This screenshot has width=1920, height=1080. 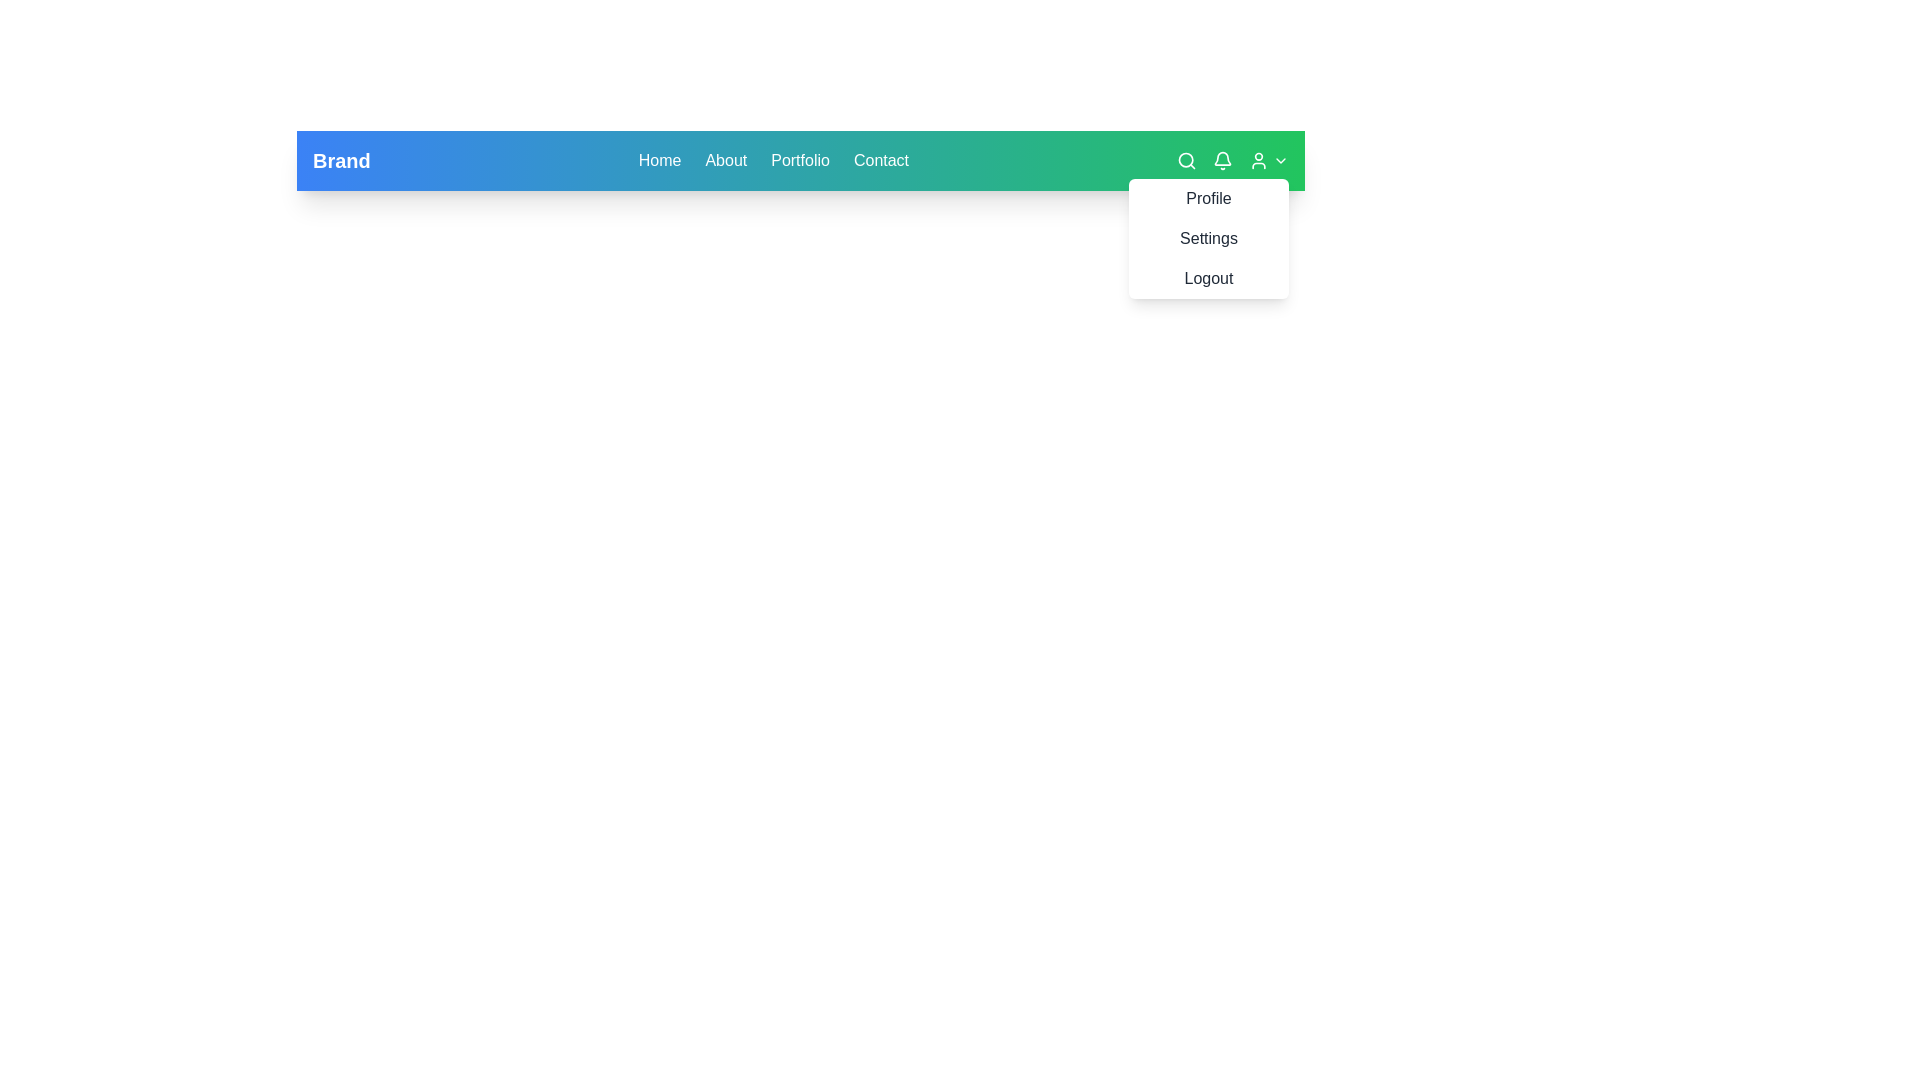 What do you see at coordinates (1222, 157) in the screenshot?
I see `the bell icon located in the top-right corner of the navigation bar` at bounding box center [1222, 157].